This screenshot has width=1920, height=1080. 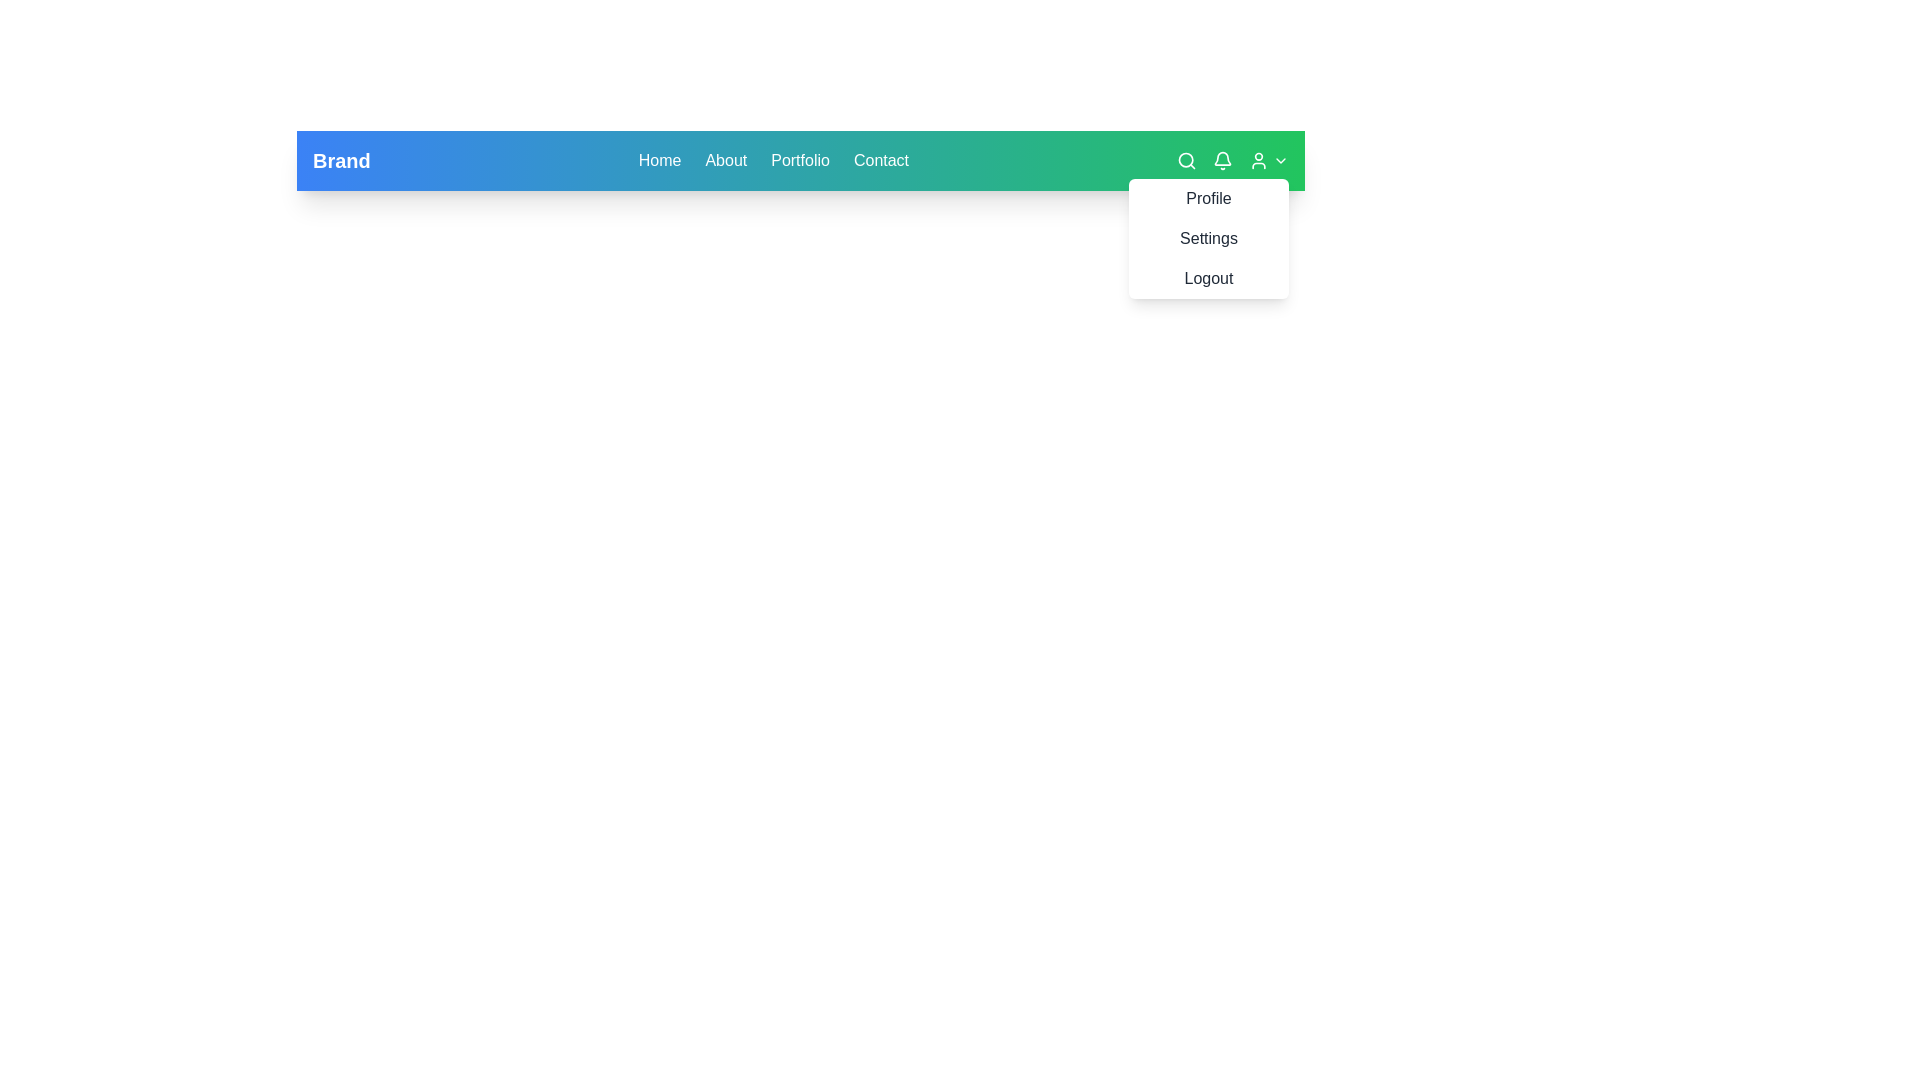 What do you see at coordinates (1222, 157) in the screenshot?
I see `the bell icon located in the top-right corner of the navigation bar` at bounding box center [1222, 157].